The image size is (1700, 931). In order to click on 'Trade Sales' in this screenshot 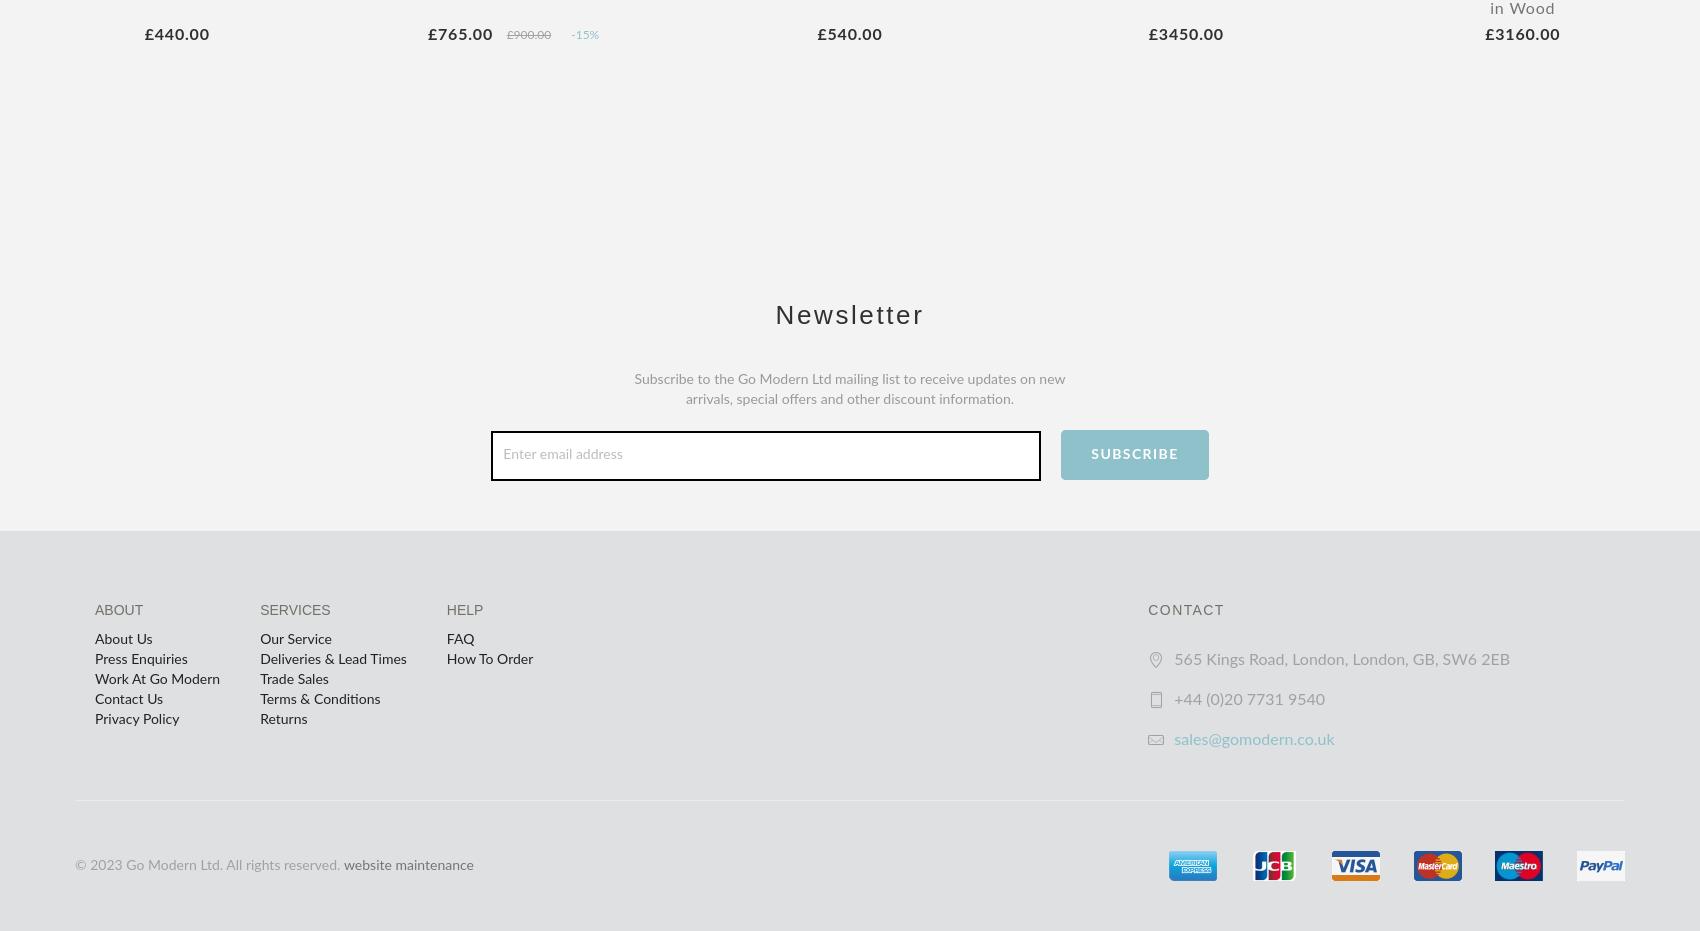, I will do `click(293, 677)`.